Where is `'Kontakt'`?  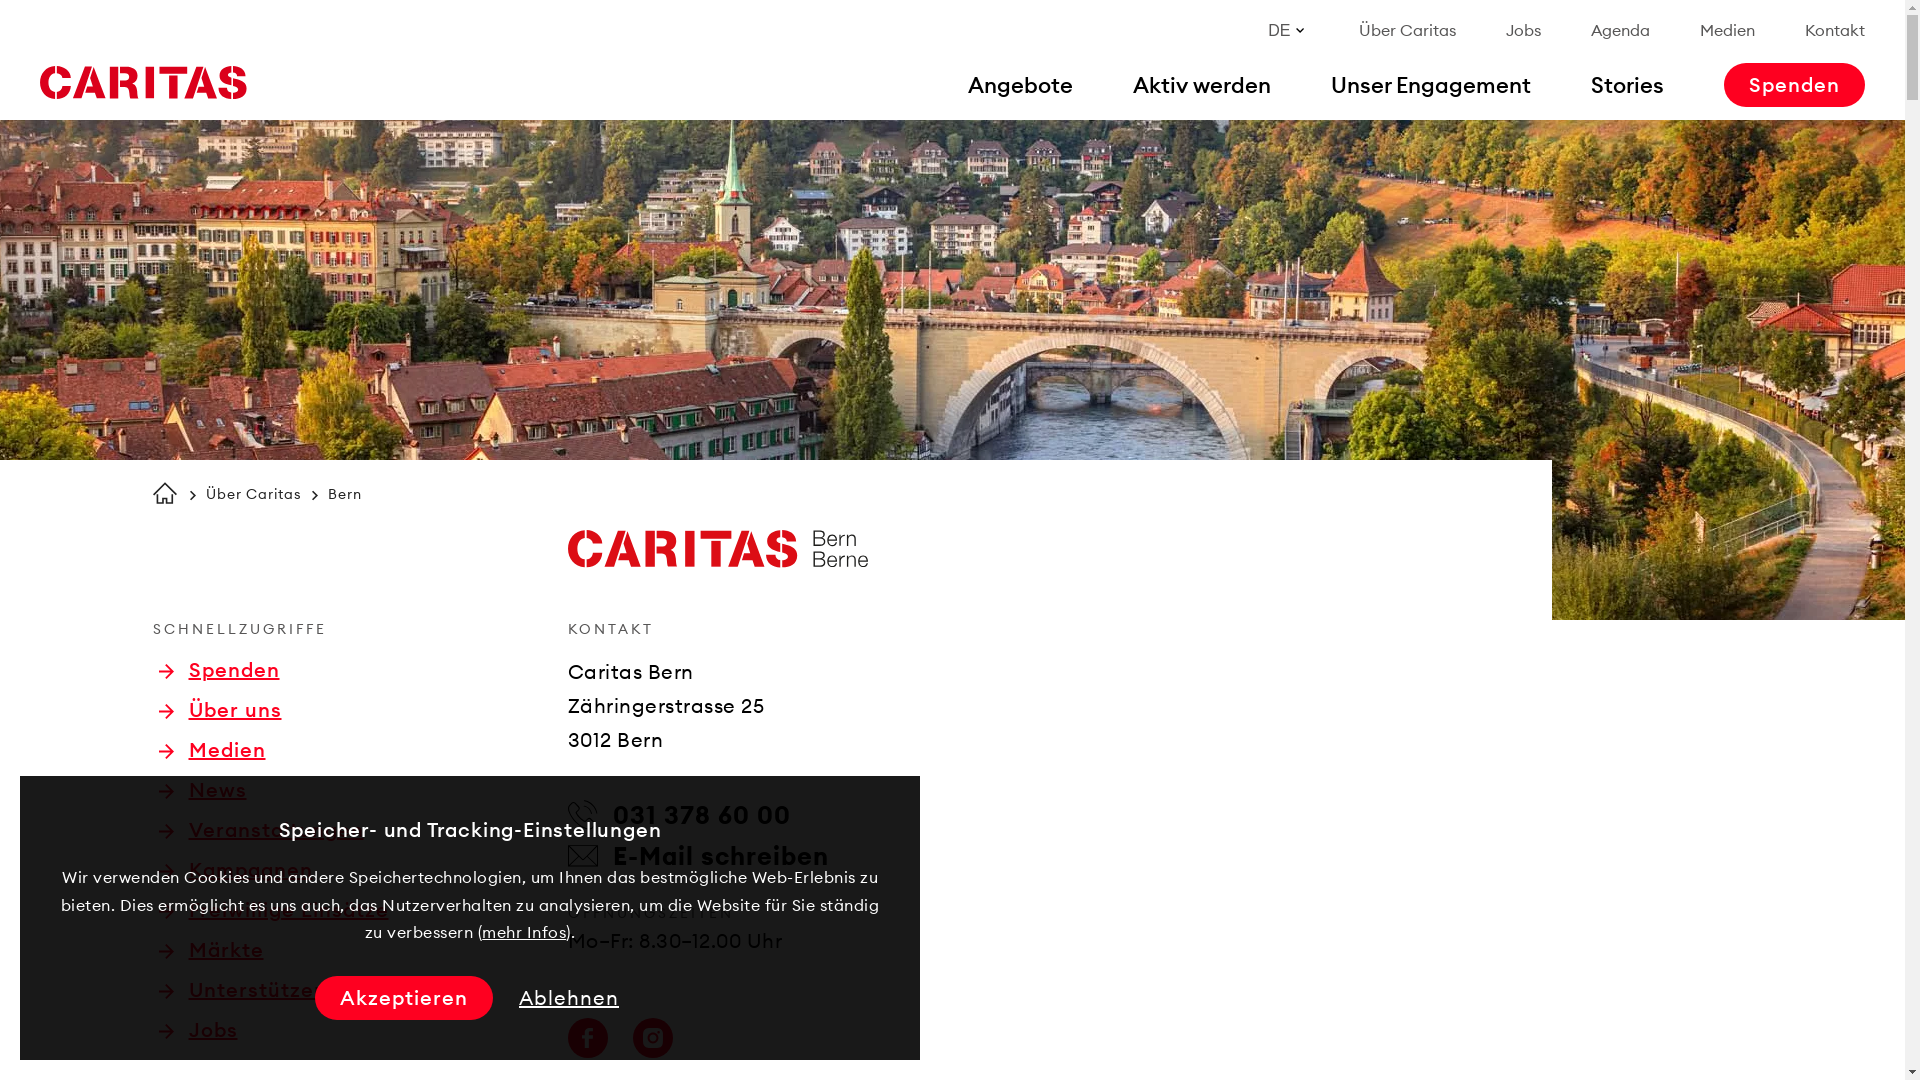
'Kontakt' is located at coordinates (1834, 30).